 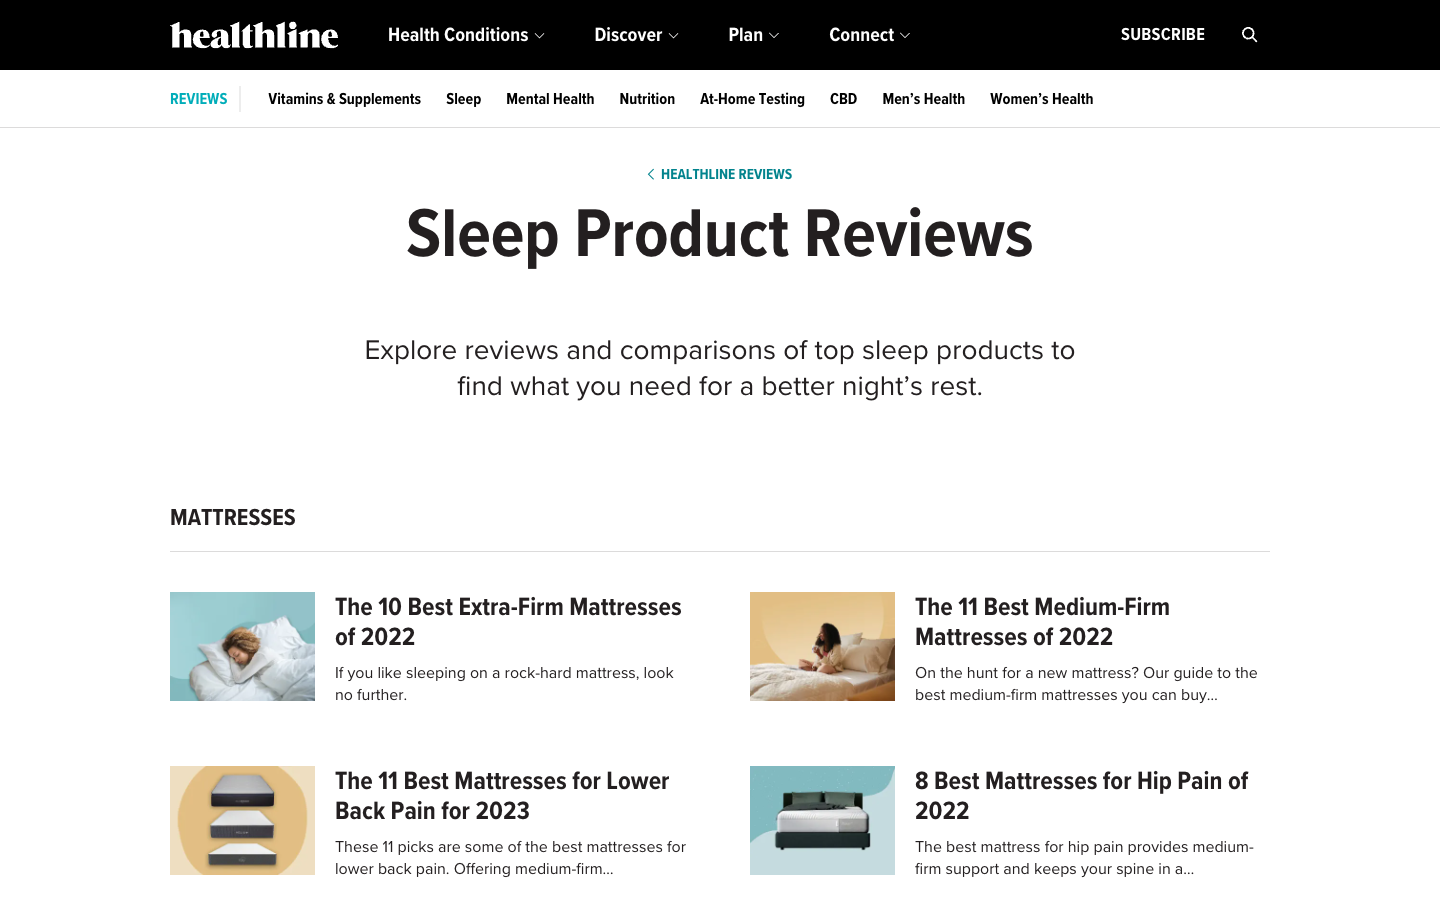 What do you see at coordinates (751, 98) in the screenshot?
I see `Fetch the most recent information about home testing` at bounding box center [751, 98].